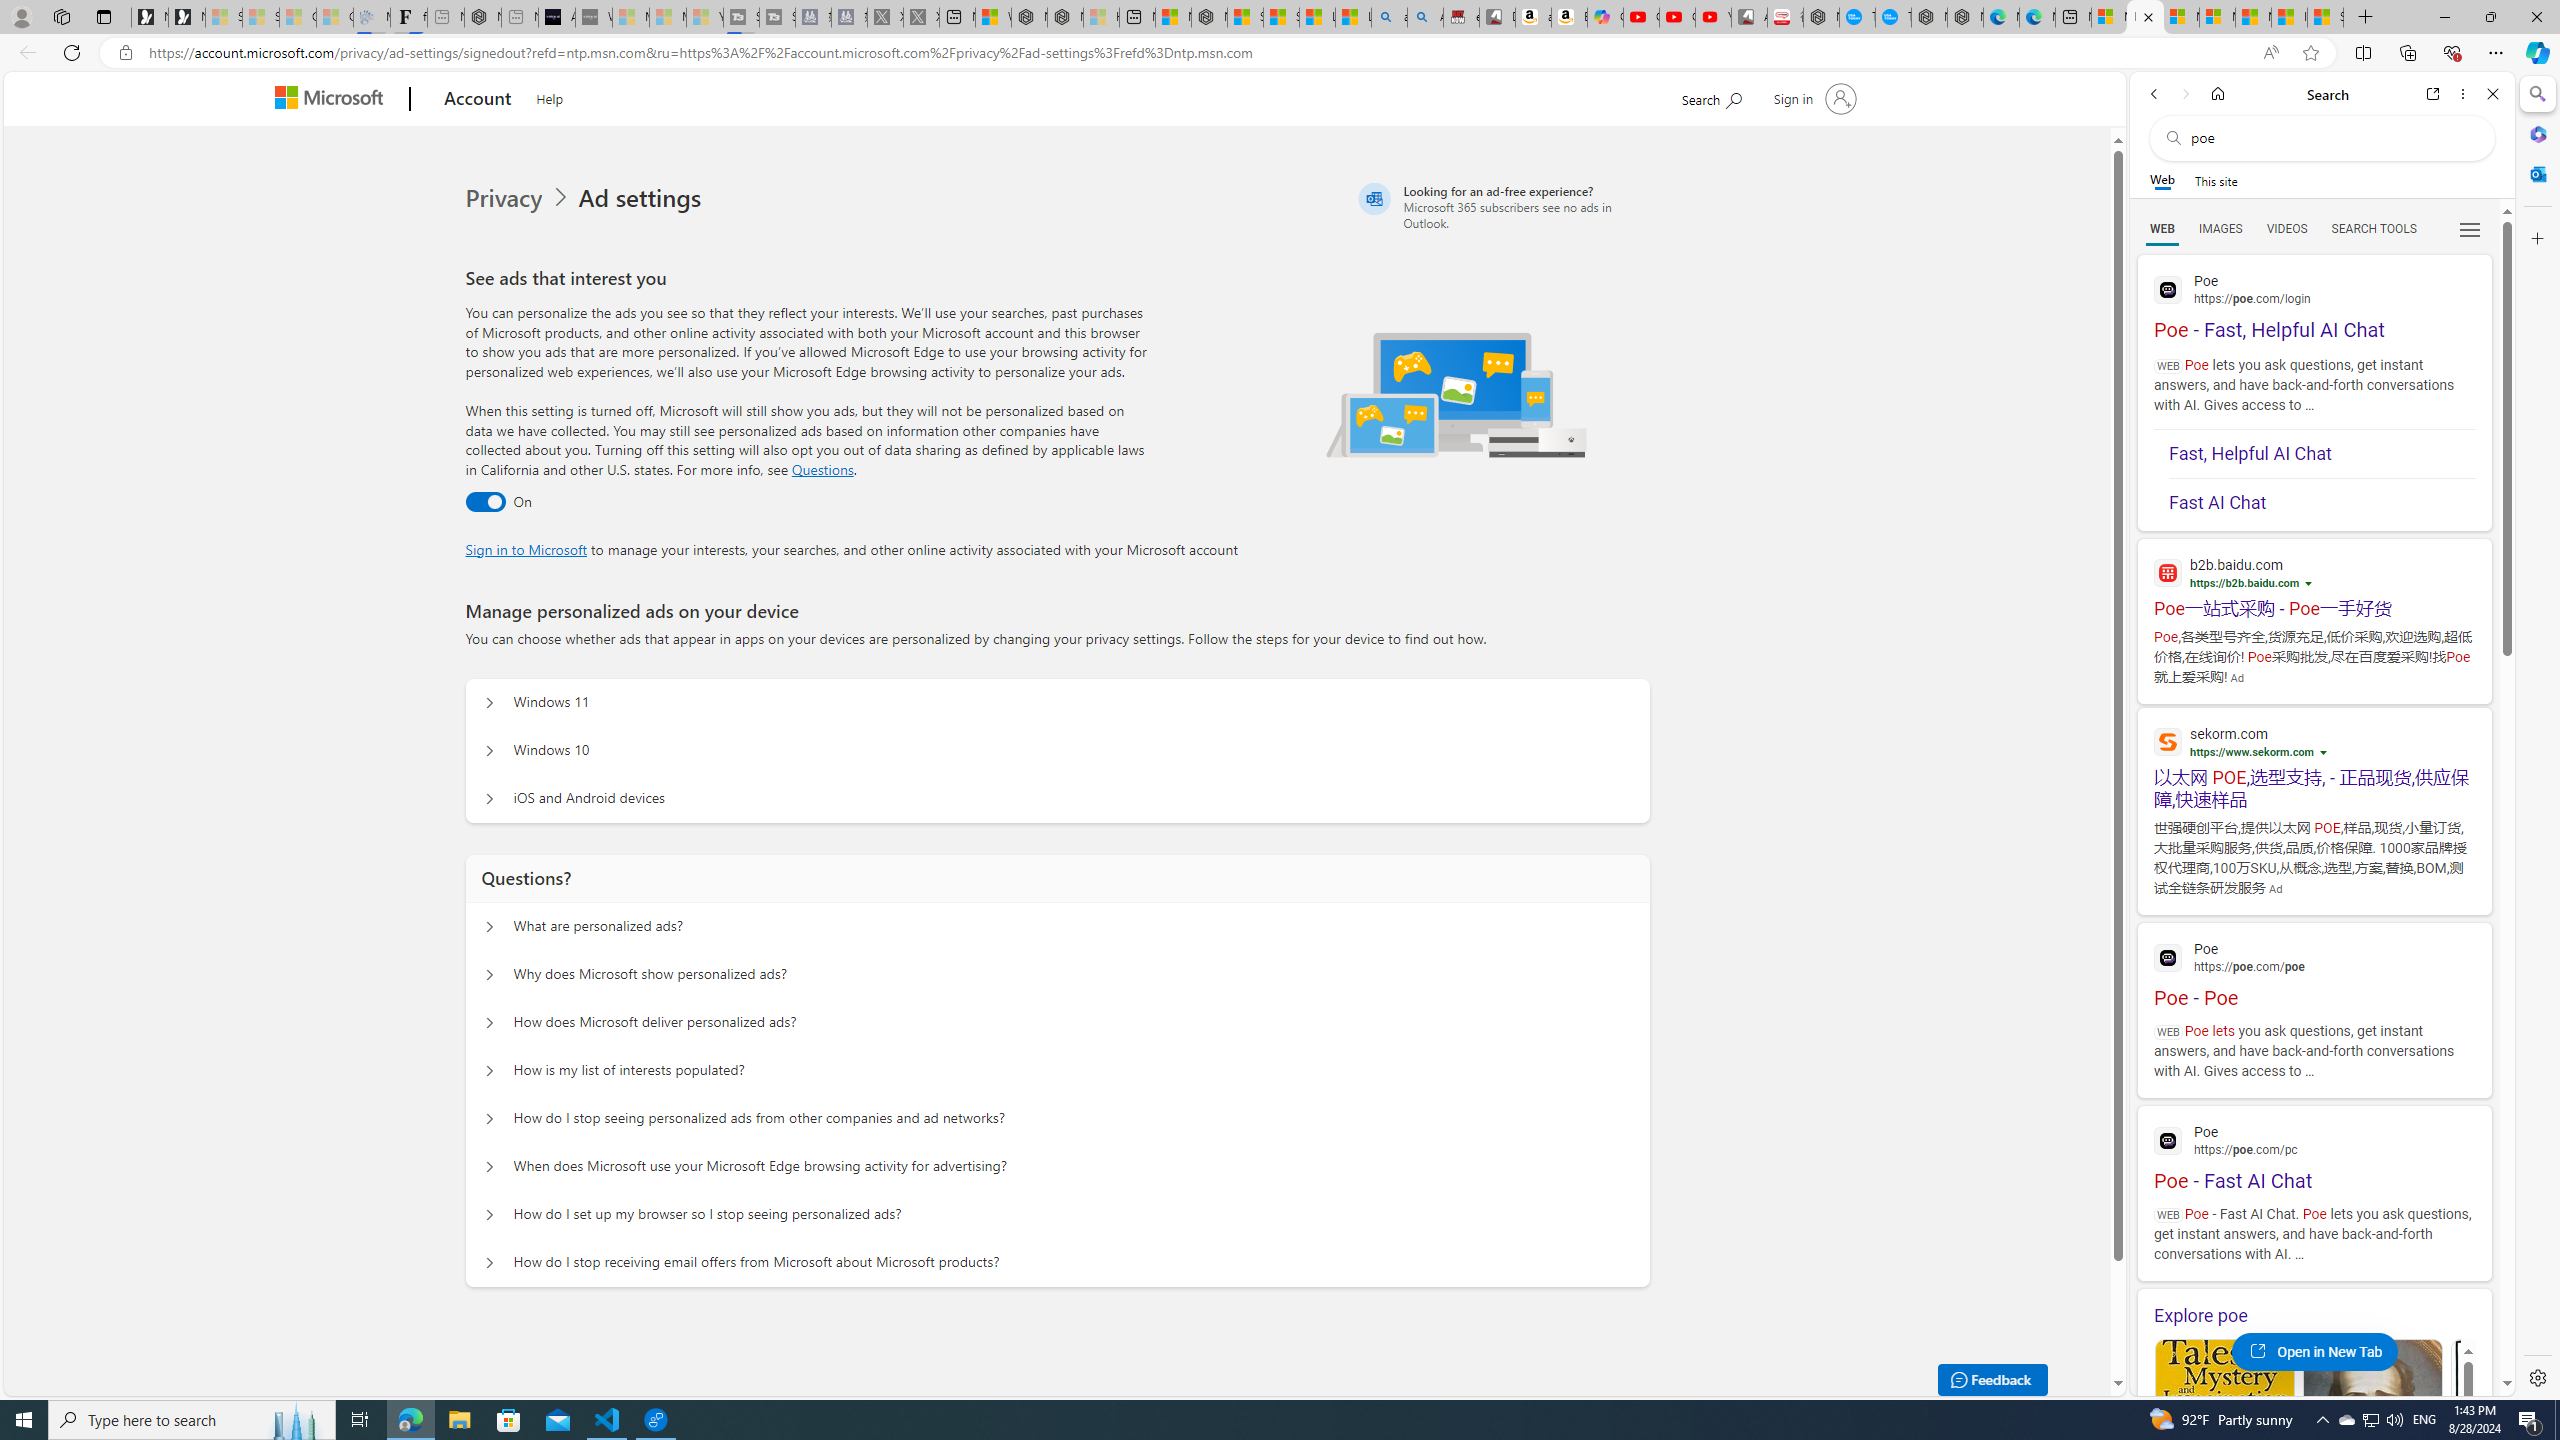 This screenshot has width=2560, height=1440. I want to click on 'Poe - Fast AI Chat', so click(2314, 1154).